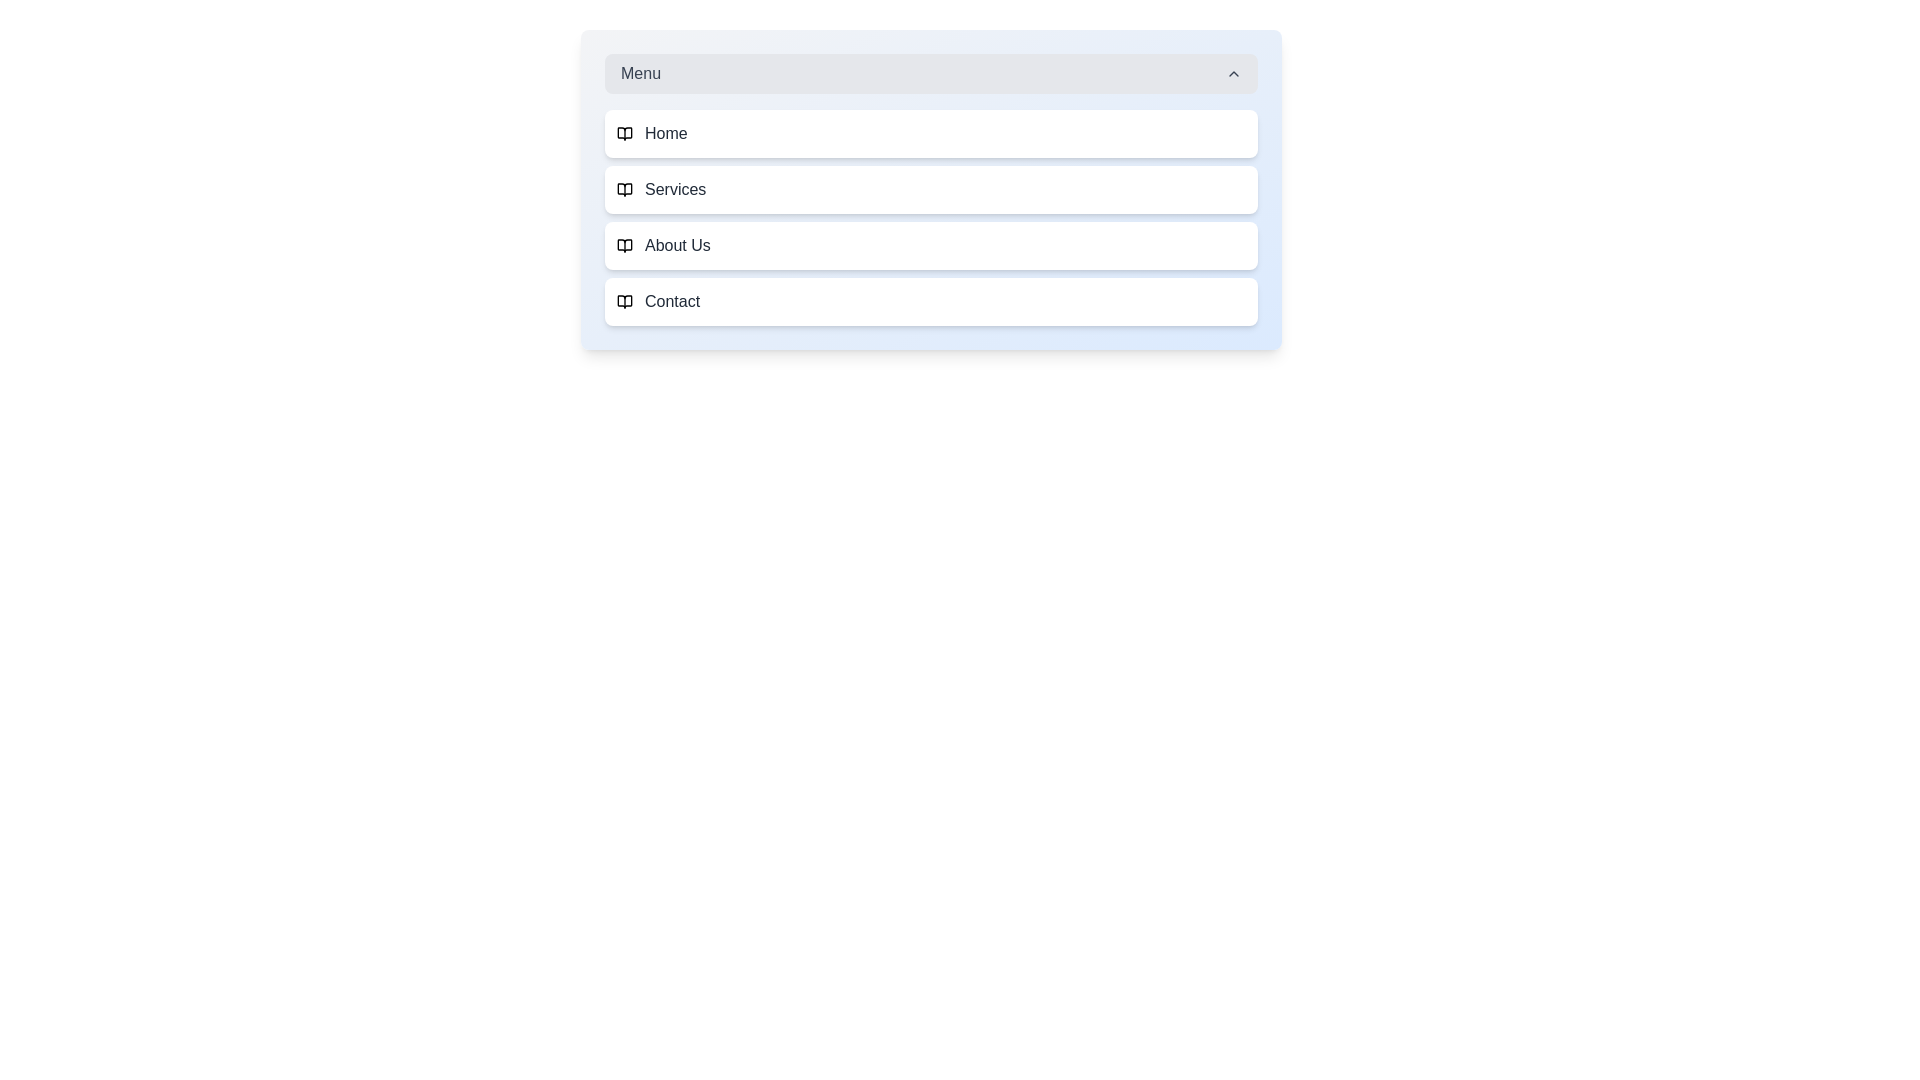 This screenshot has width=1920, height=1080. Describe the element at coordinates (623, 189) in the screenshot. I see `the 'Services' icon` at that location.